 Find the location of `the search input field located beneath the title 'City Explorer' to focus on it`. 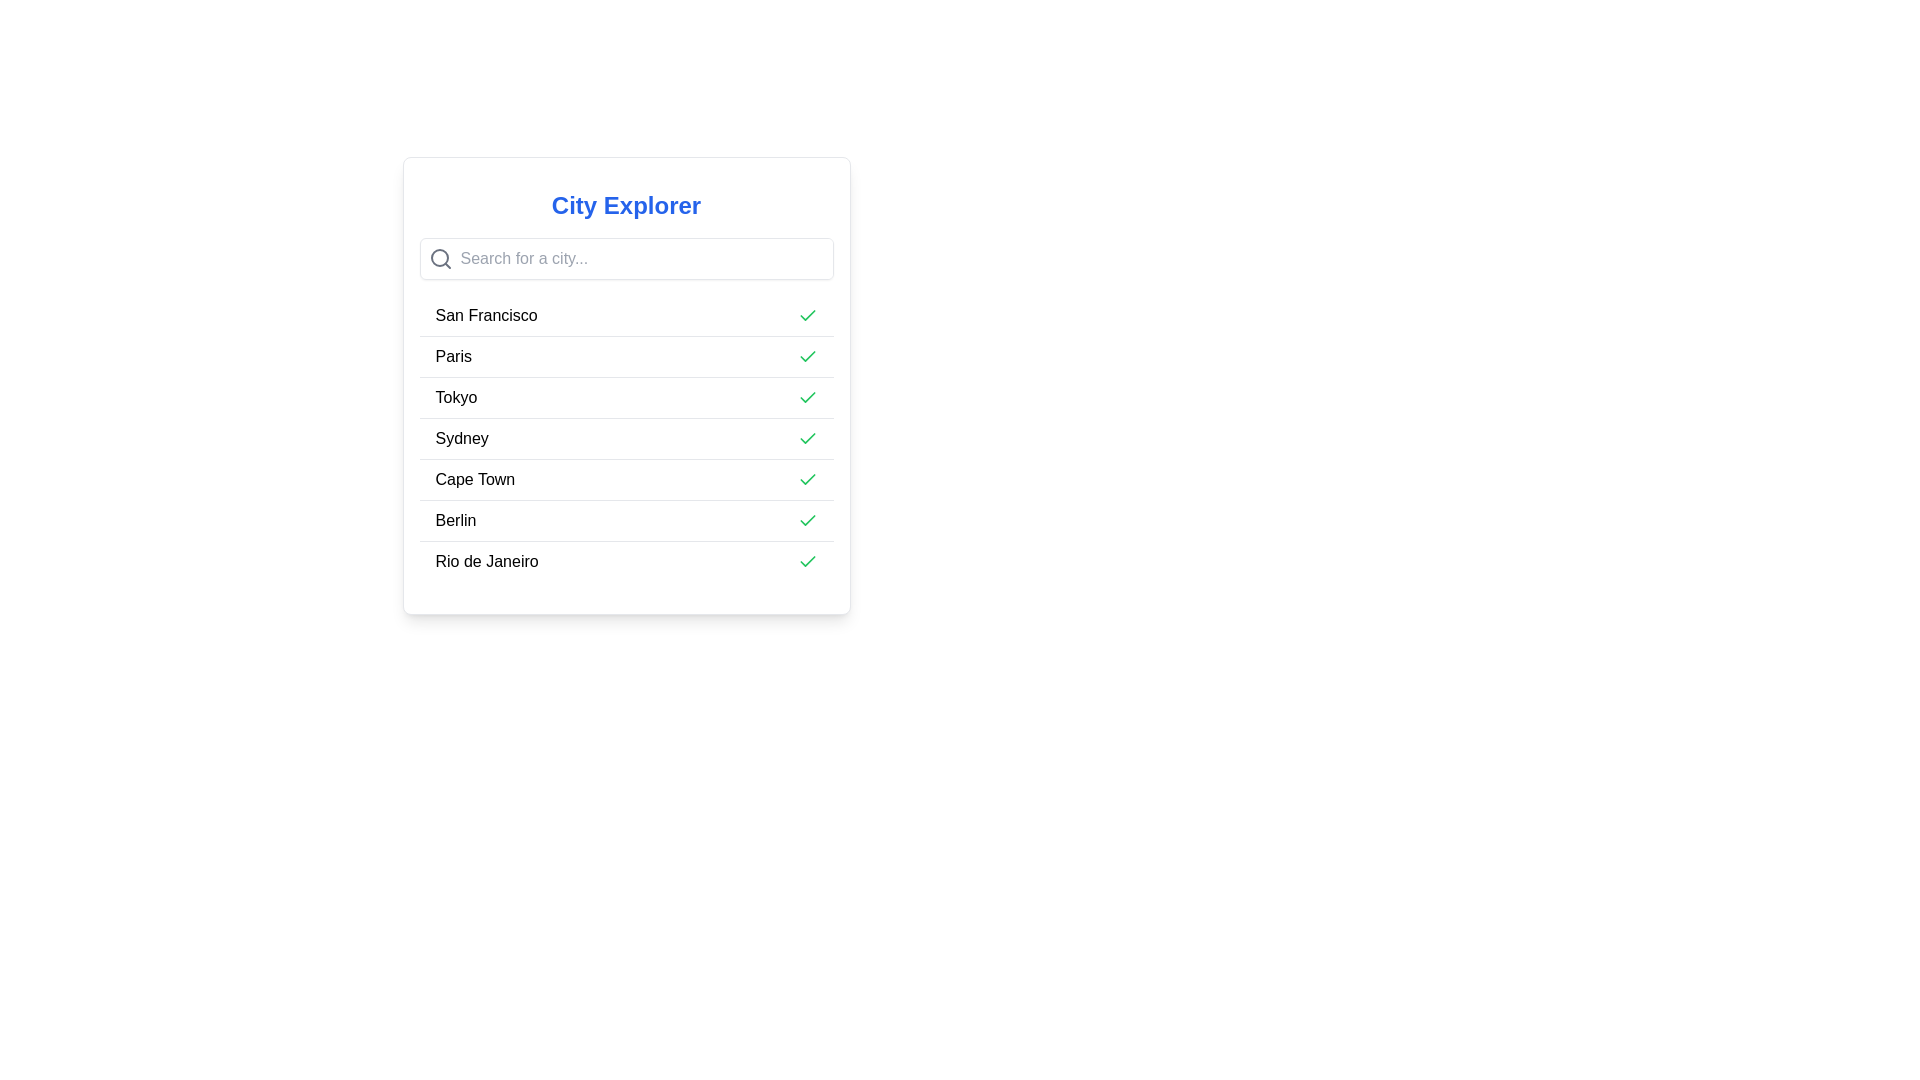

the search input field located beneath the title 'City Explorer' to focus on it is located at coordinates (625, 257).